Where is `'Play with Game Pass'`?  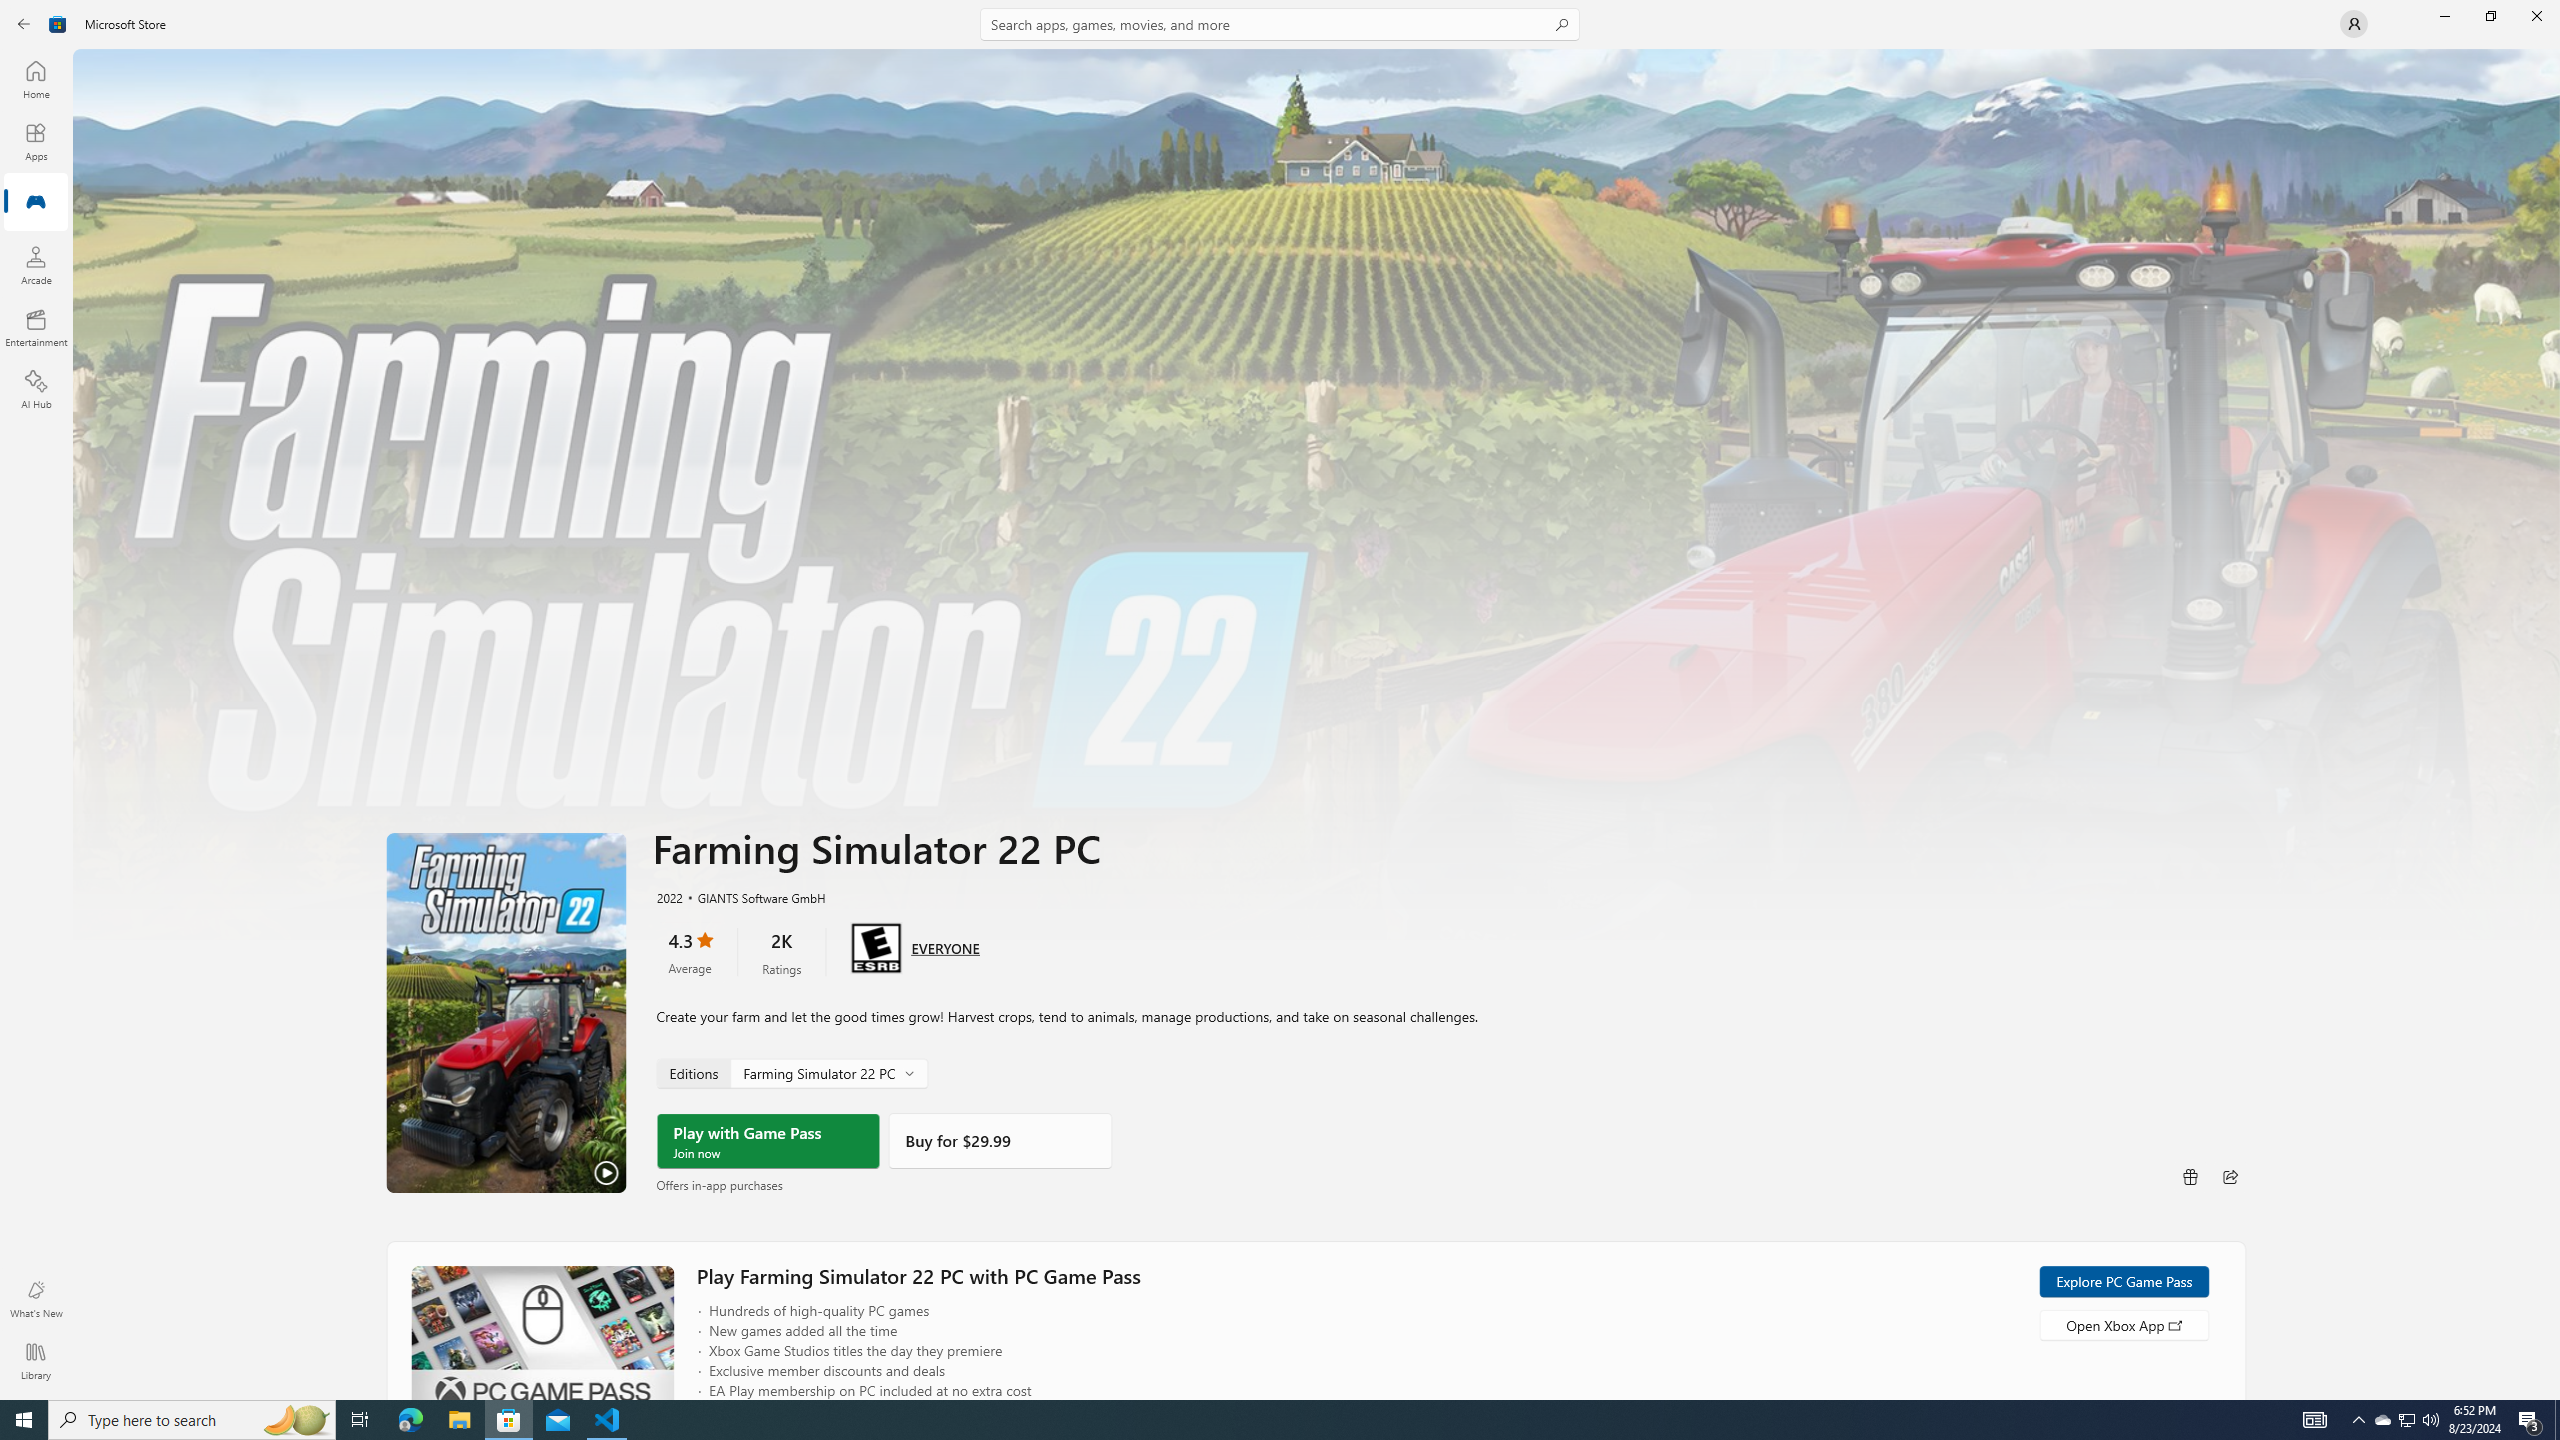 'Play with Game Pass' is located at coordinates (767, 1141).